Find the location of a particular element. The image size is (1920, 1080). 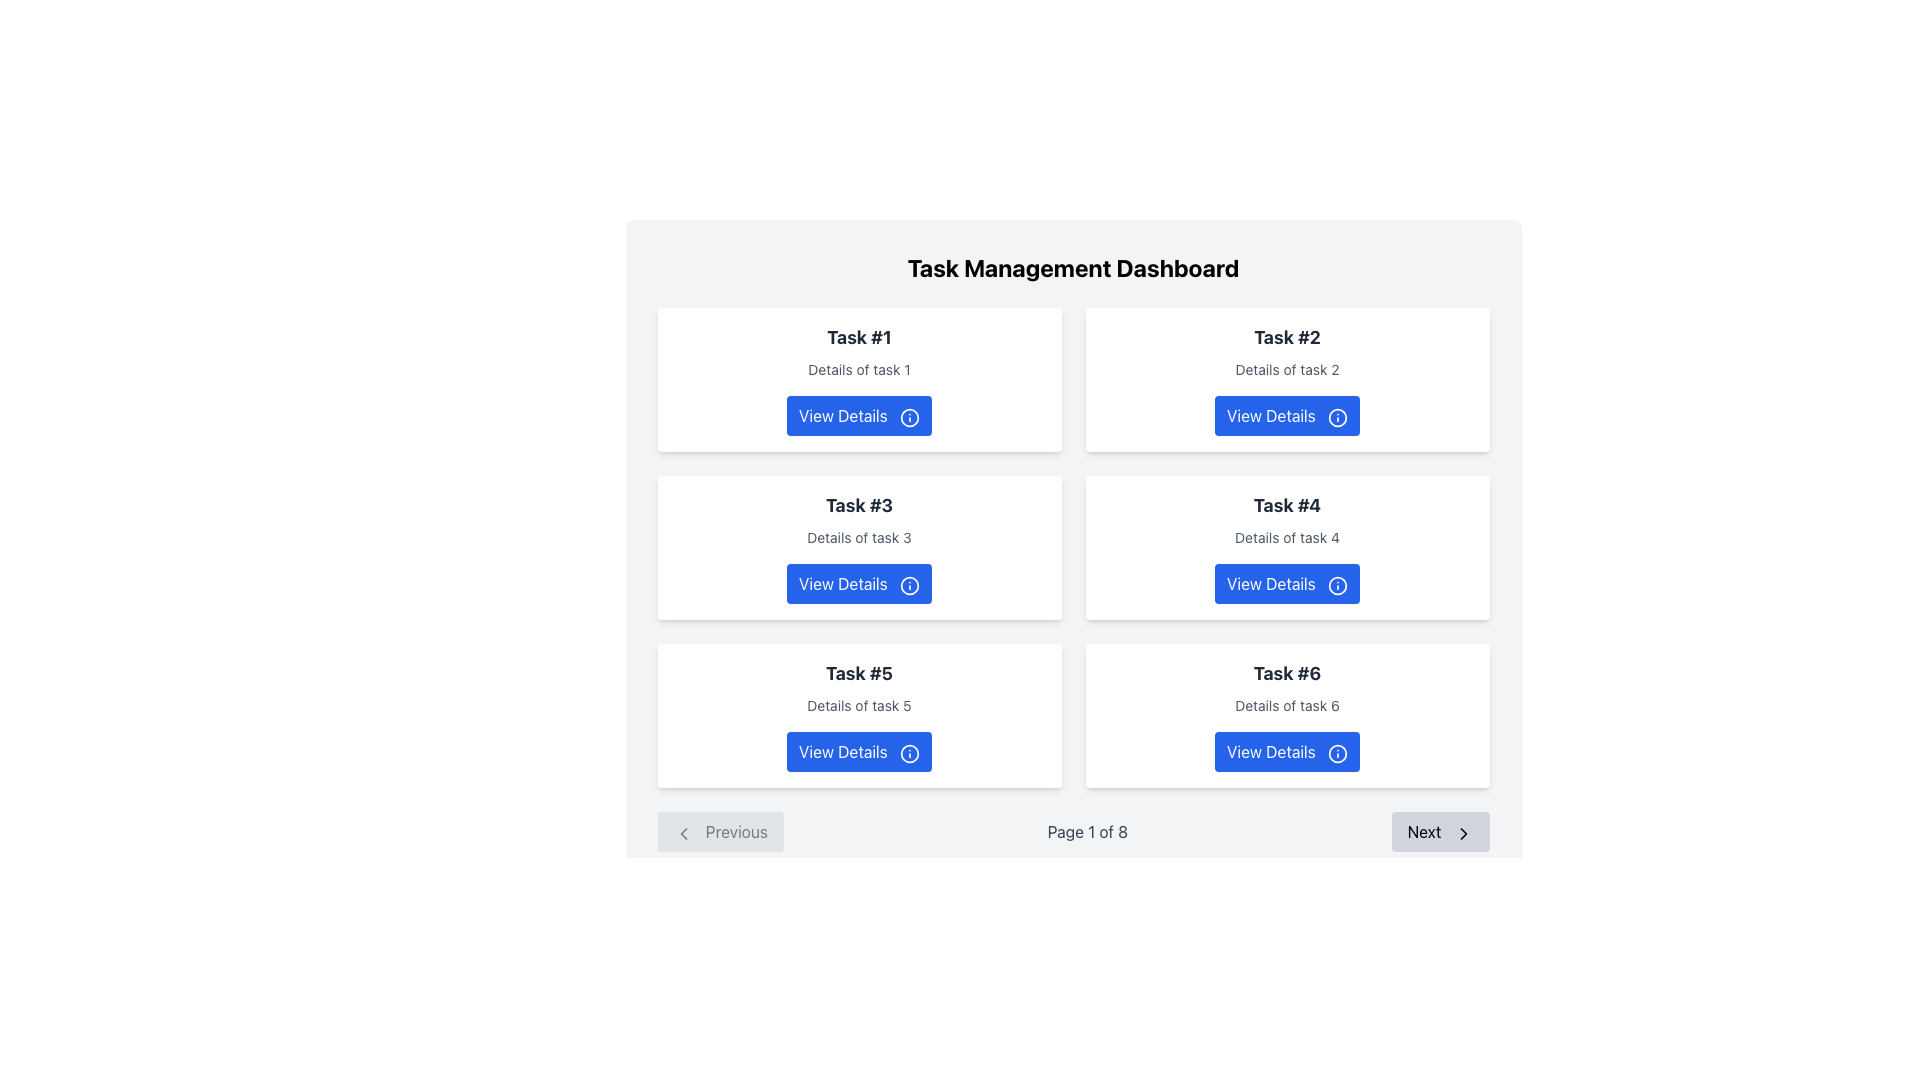

descriptive text line located in the upper-right card of the grid, which provides additional information about 'Task #2' is located at coordinates (1287, 370).